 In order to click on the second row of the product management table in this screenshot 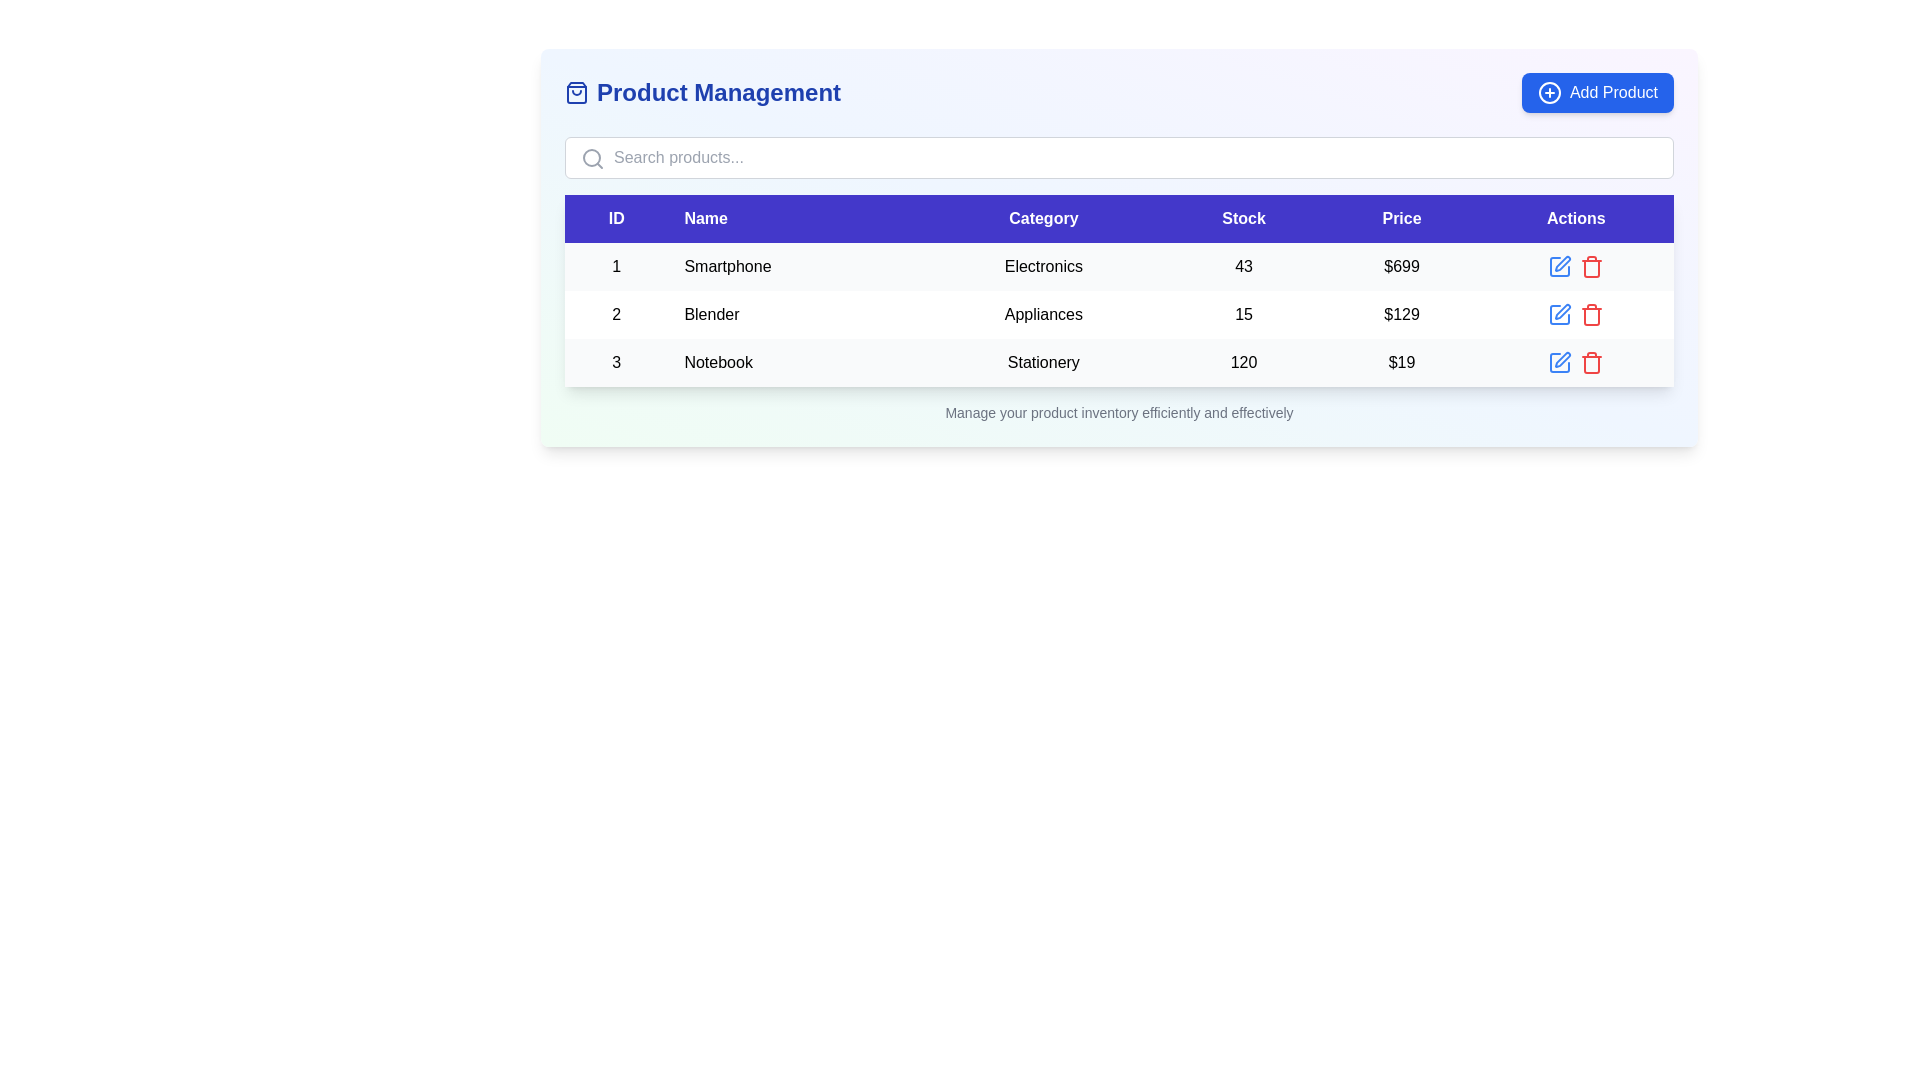, I will do `click(1118, 315)`.